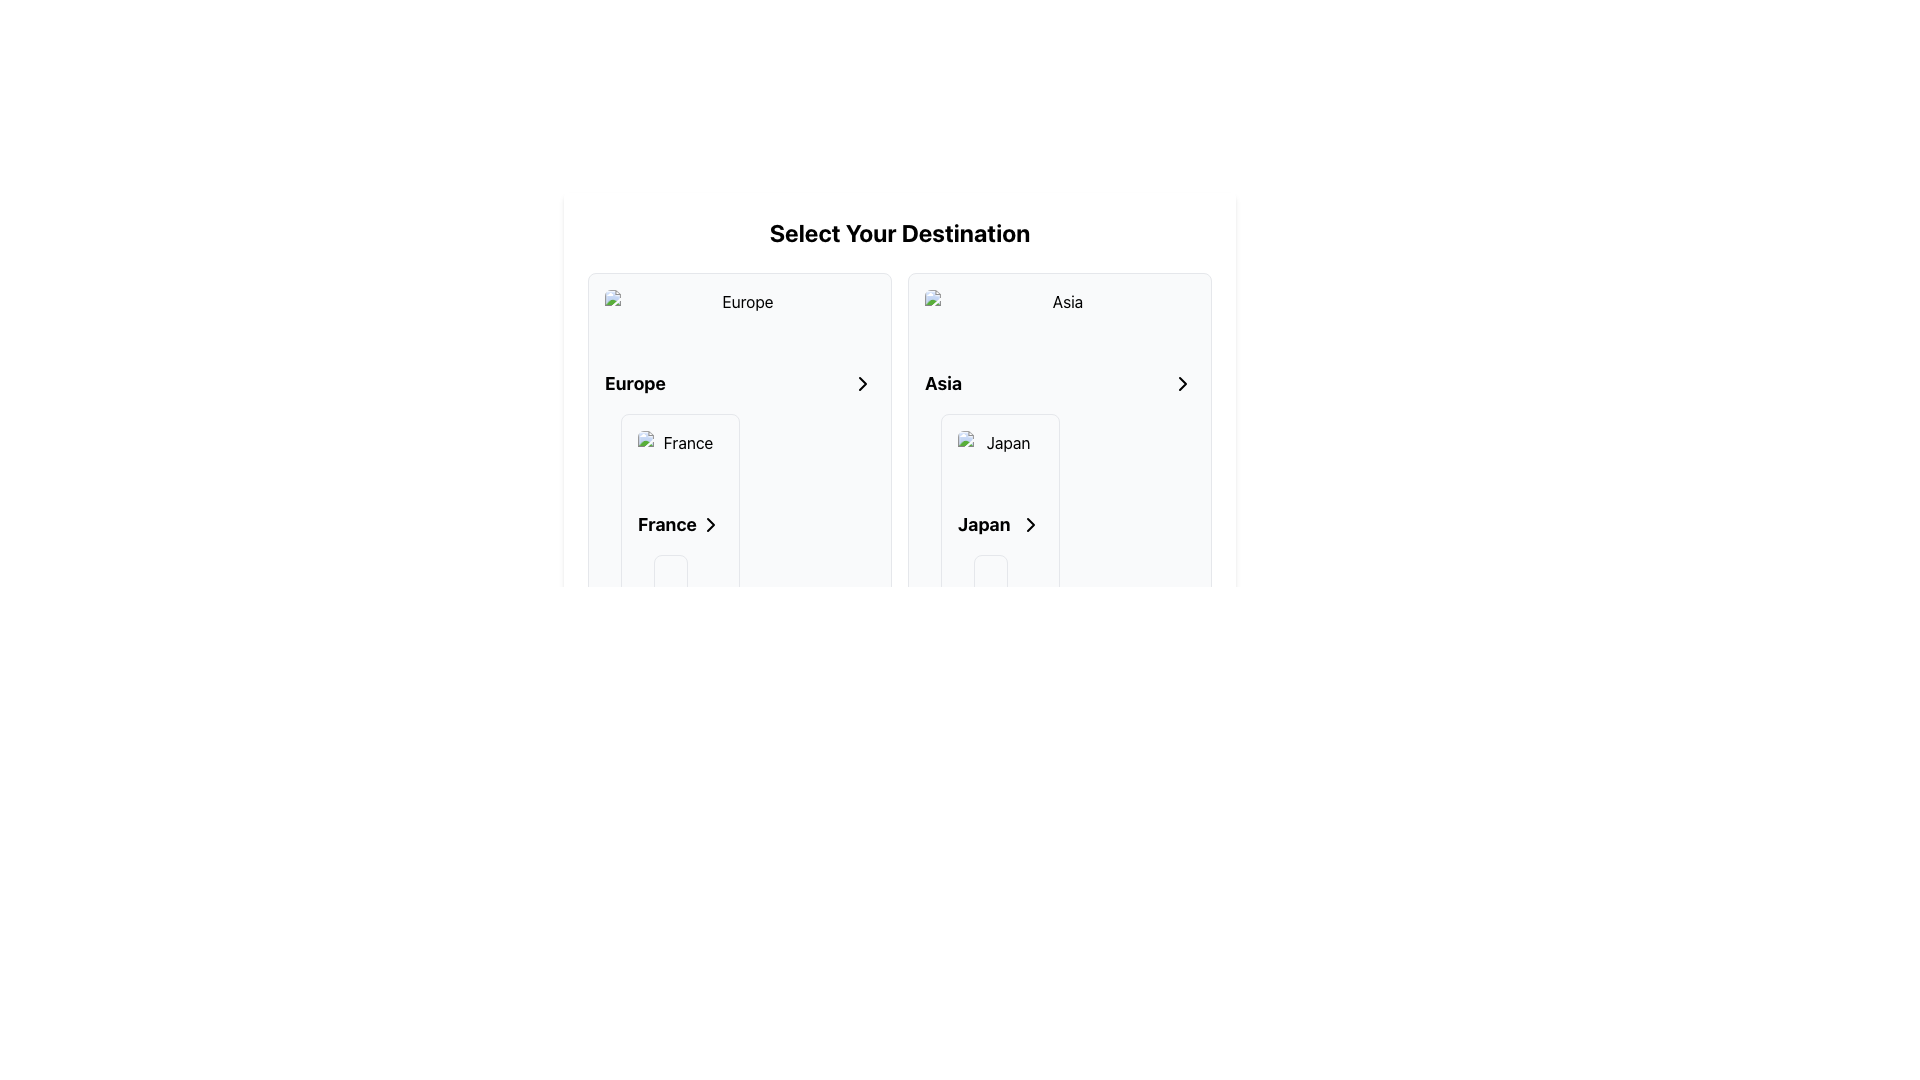  What do you see at coordinates (863, 384) in the screenshot?
I see `the right-pointing chevron icon located on the right side of the 'Europe' section within the 'Select Your Destination' interface` at bounding box center [863, 384].